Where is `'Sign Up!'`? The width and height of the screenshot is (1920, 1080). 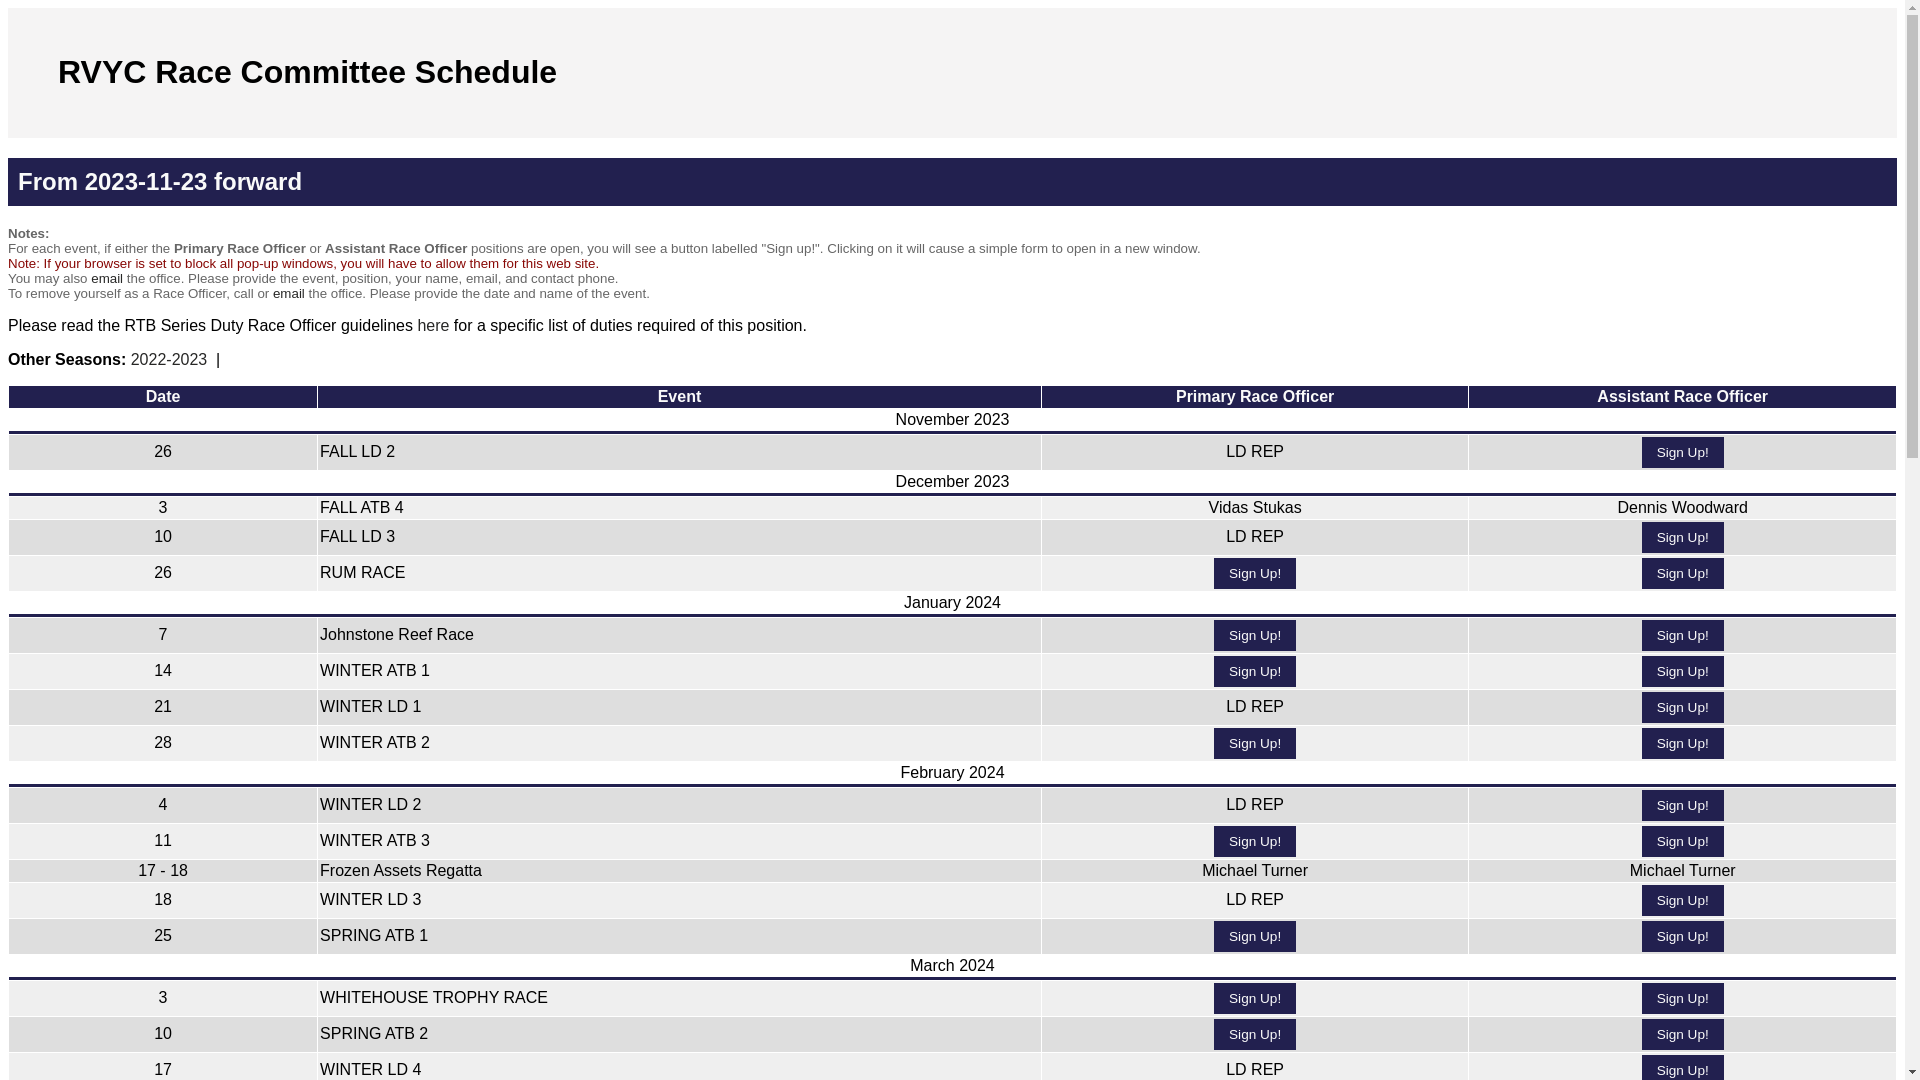
'Sign Up!' is located at coordinates (1253, 841).